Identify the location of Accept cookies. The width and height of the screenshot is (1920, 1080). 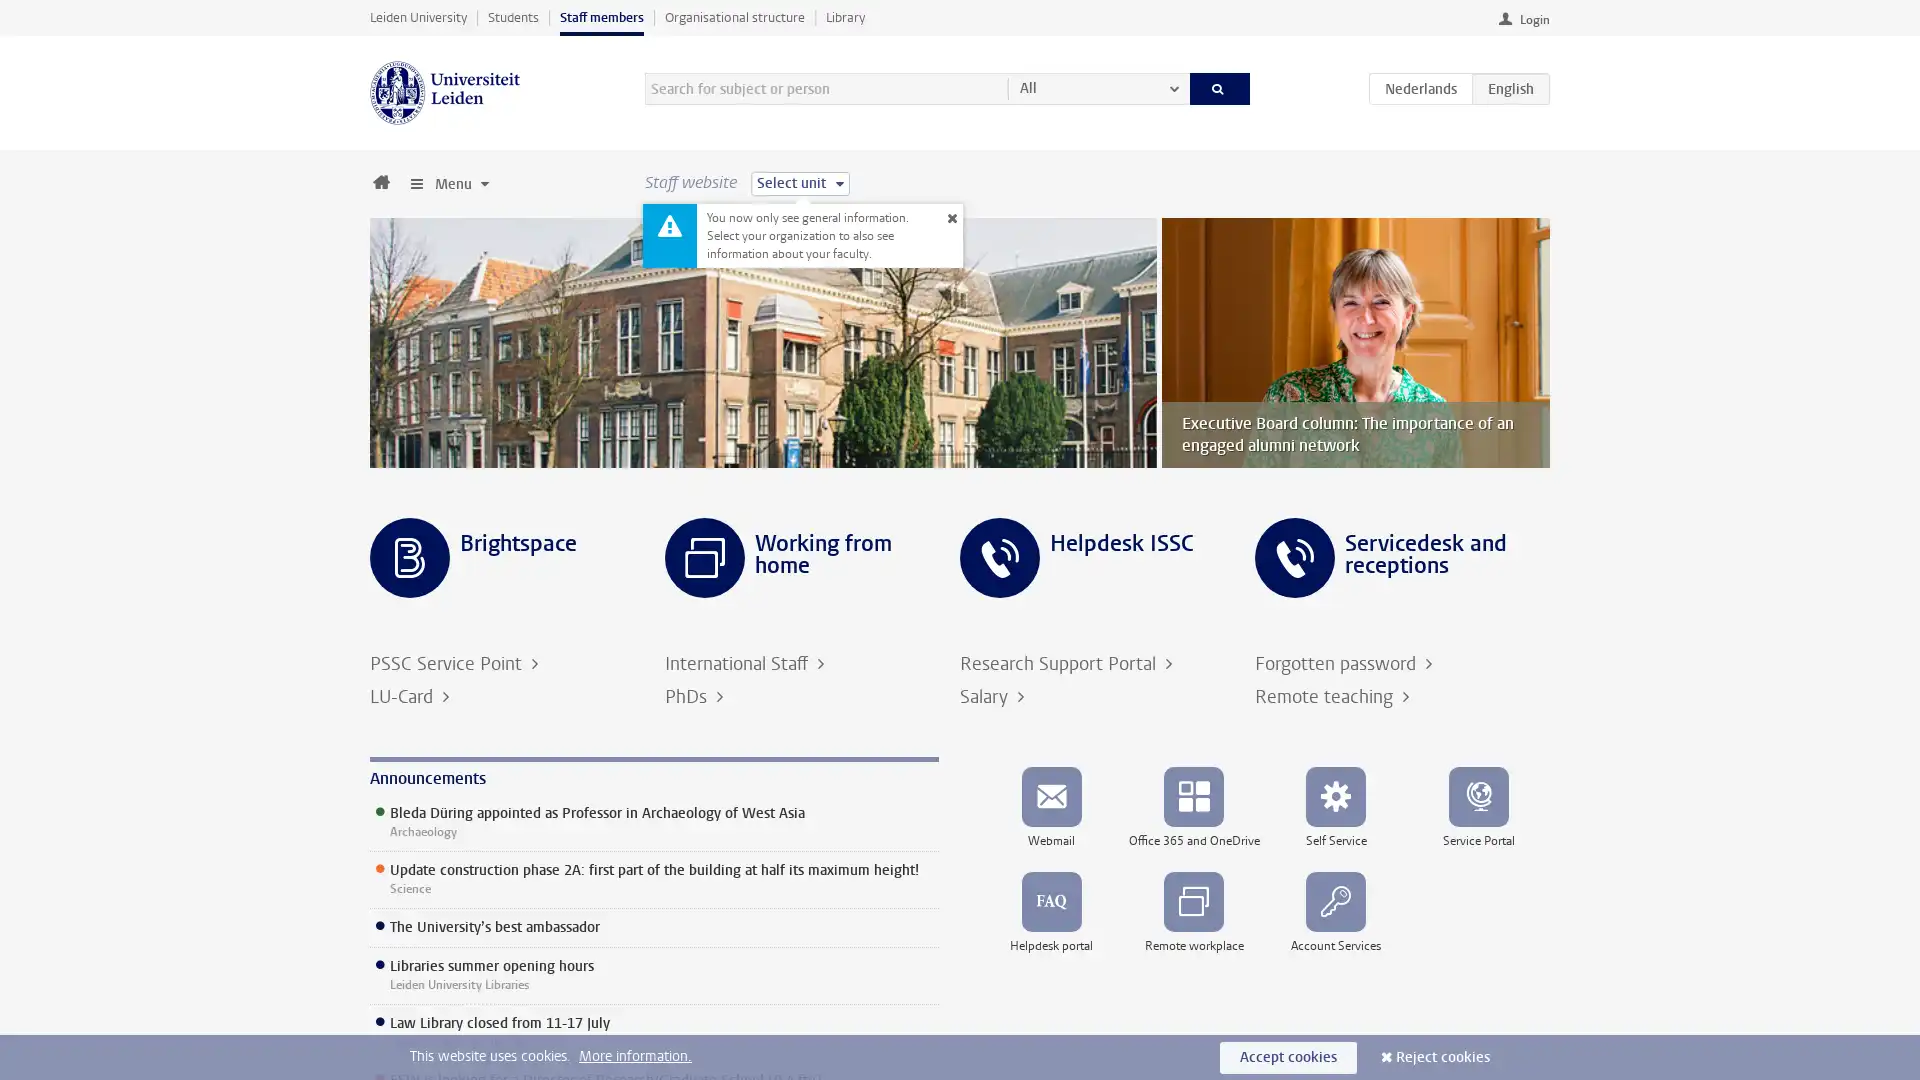
(1288, 1056).